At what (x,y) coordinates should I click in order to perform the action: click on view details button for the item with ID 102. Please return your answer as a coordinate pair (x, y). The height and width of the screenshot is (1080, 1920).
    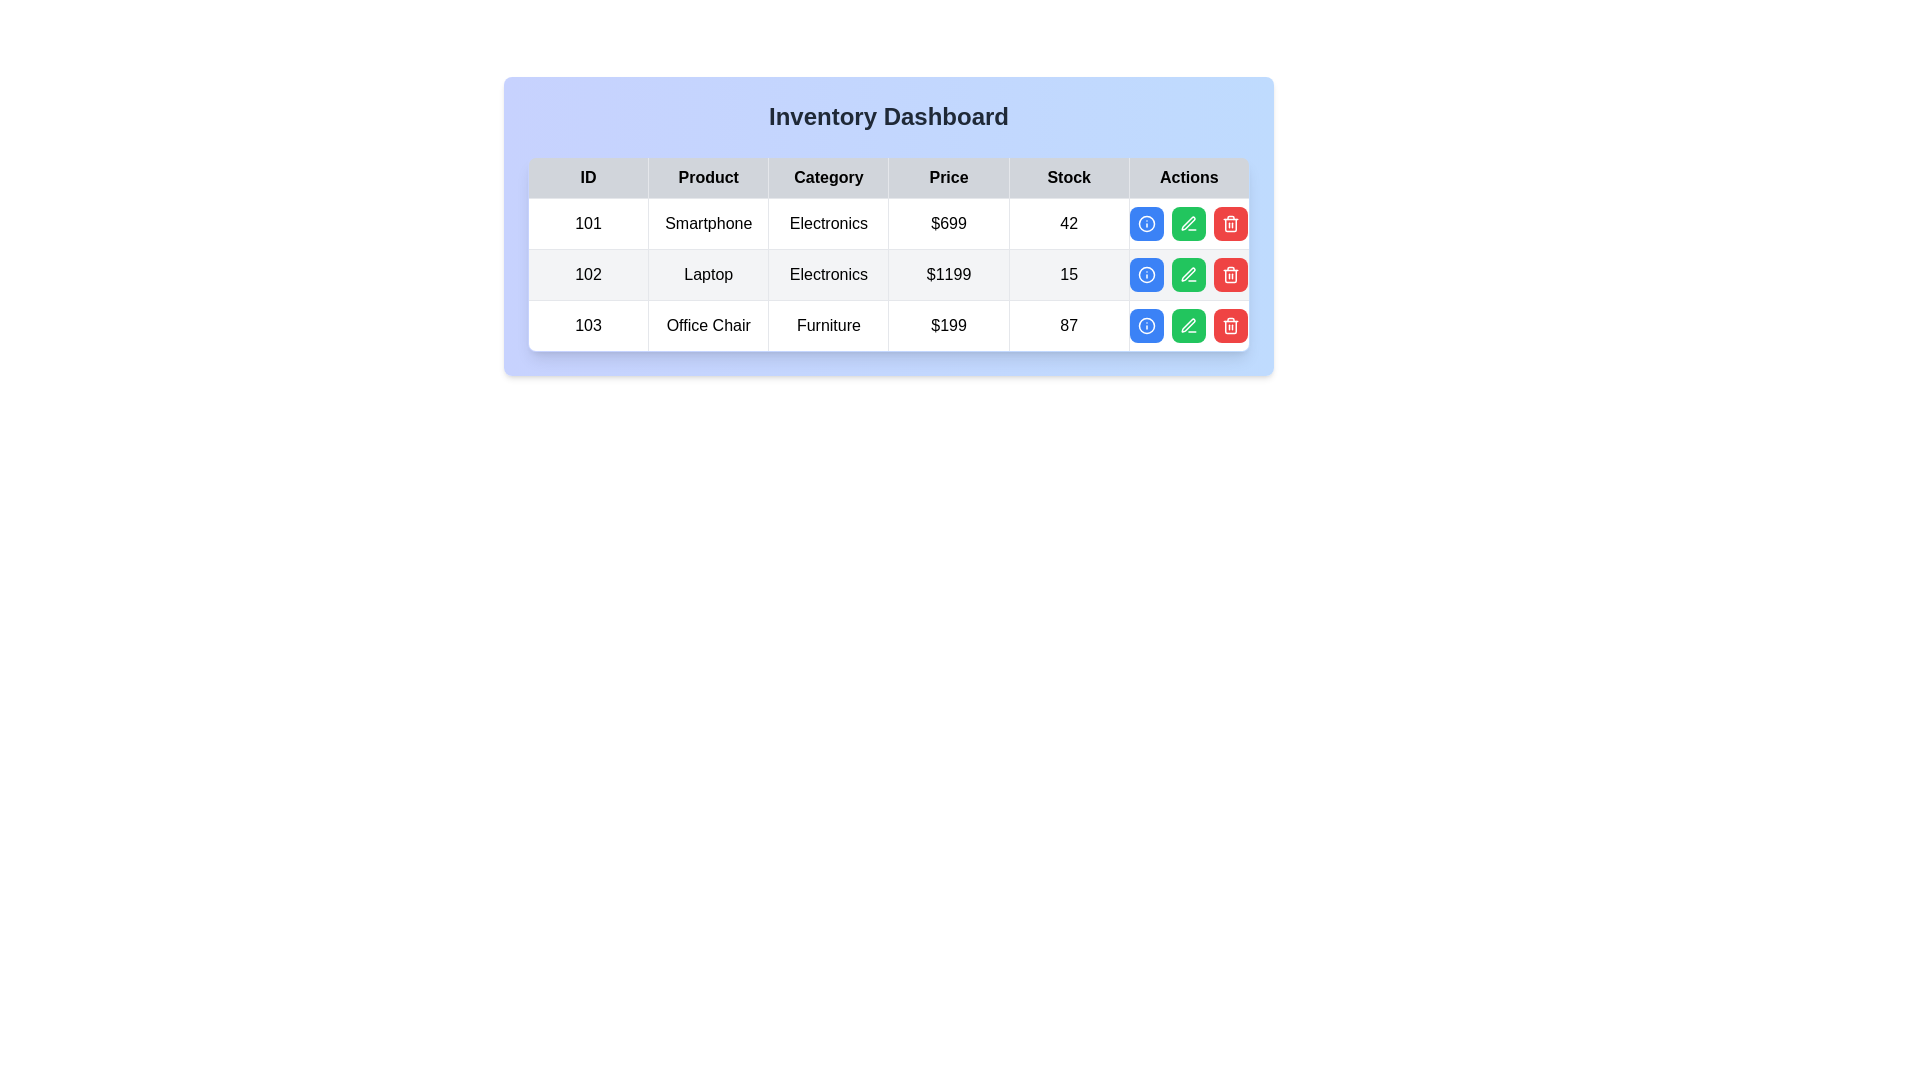
    Looking at the image, I should click on (1147, 274).